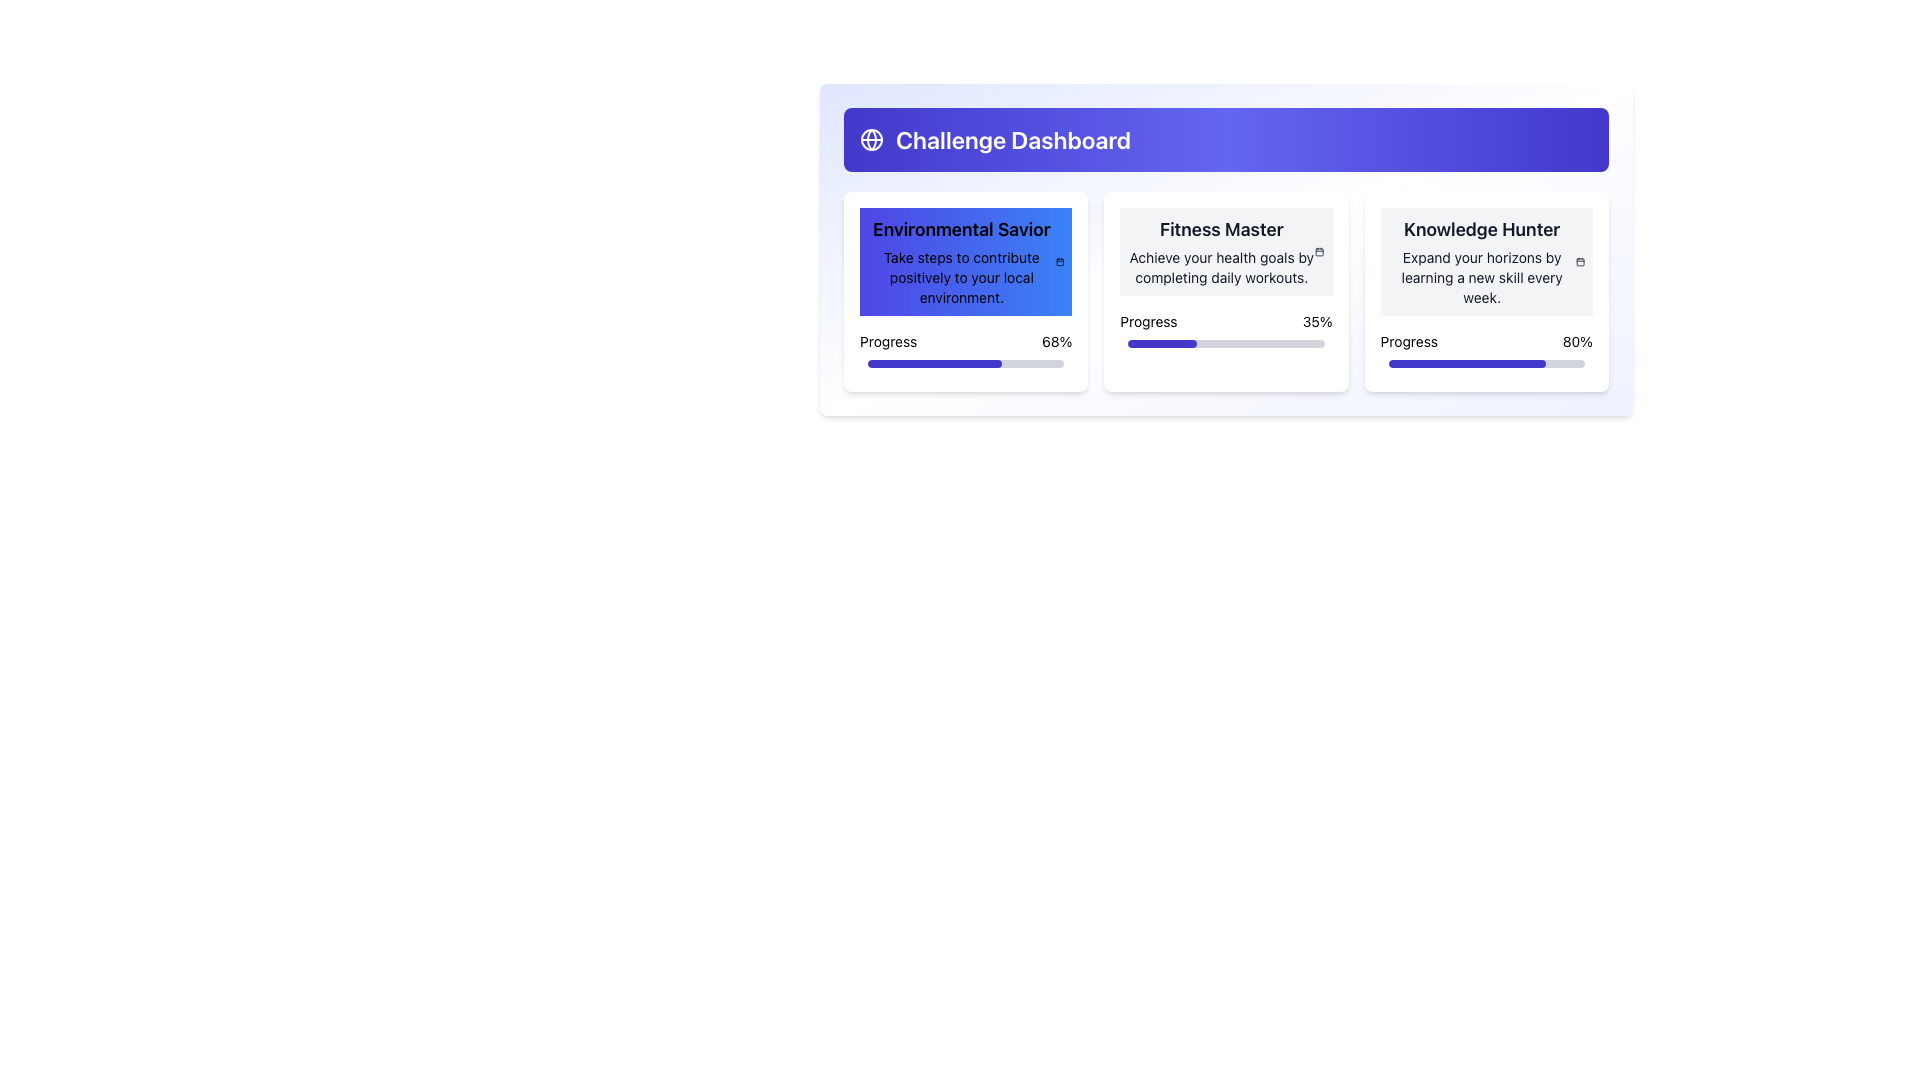 Image resolution: width=1920 pixels, height=1080 pixels. Describe the element at coordinates (1482, 261) in the screenshot. I see `information presented in the Text Block titled 'Knowledge Hunter' located in the top-right quarter of the interface, which provides a description about learning new skills` at that location.